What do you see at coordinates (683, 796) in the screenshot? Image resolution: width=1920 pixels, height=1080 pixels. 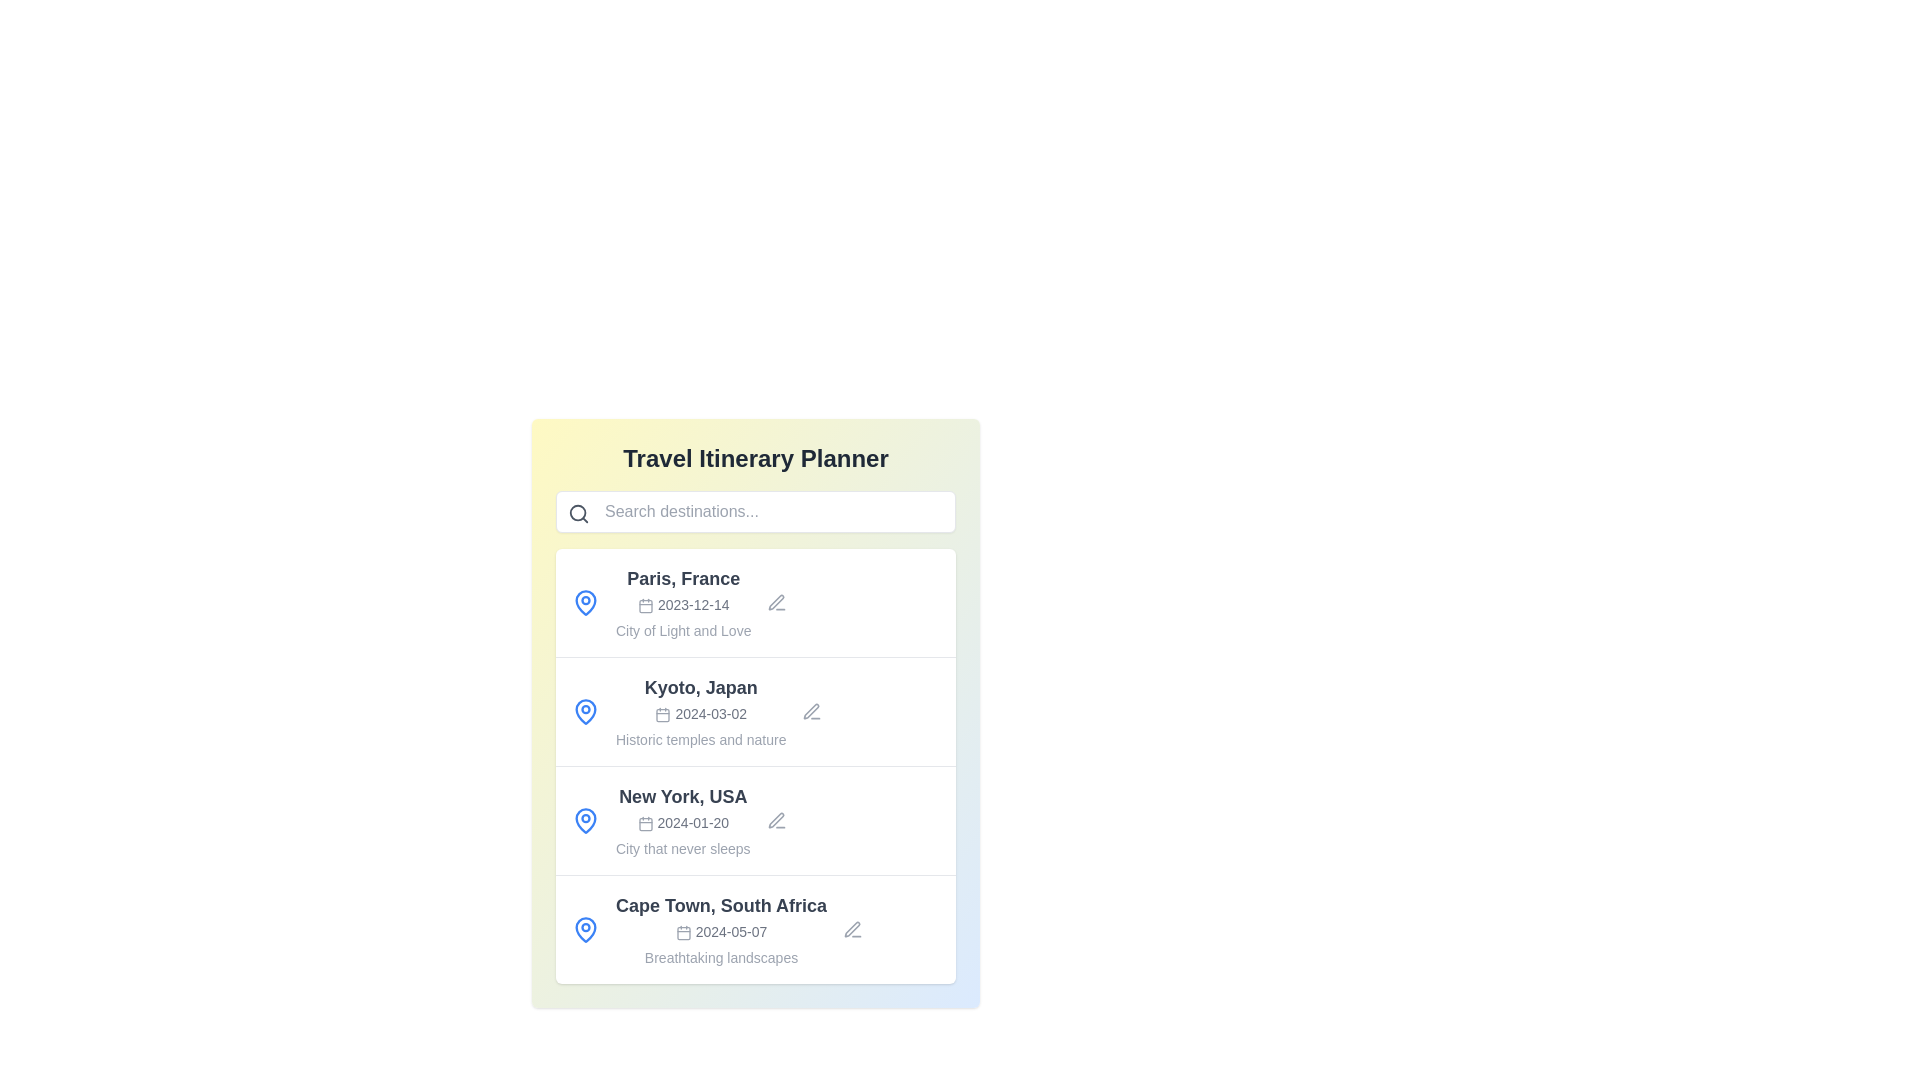 I see `the Text Label displaying 'New York, USA' which is styled in bold gray text, located at the top of the location-related information section` at bounding box center [683, 796].